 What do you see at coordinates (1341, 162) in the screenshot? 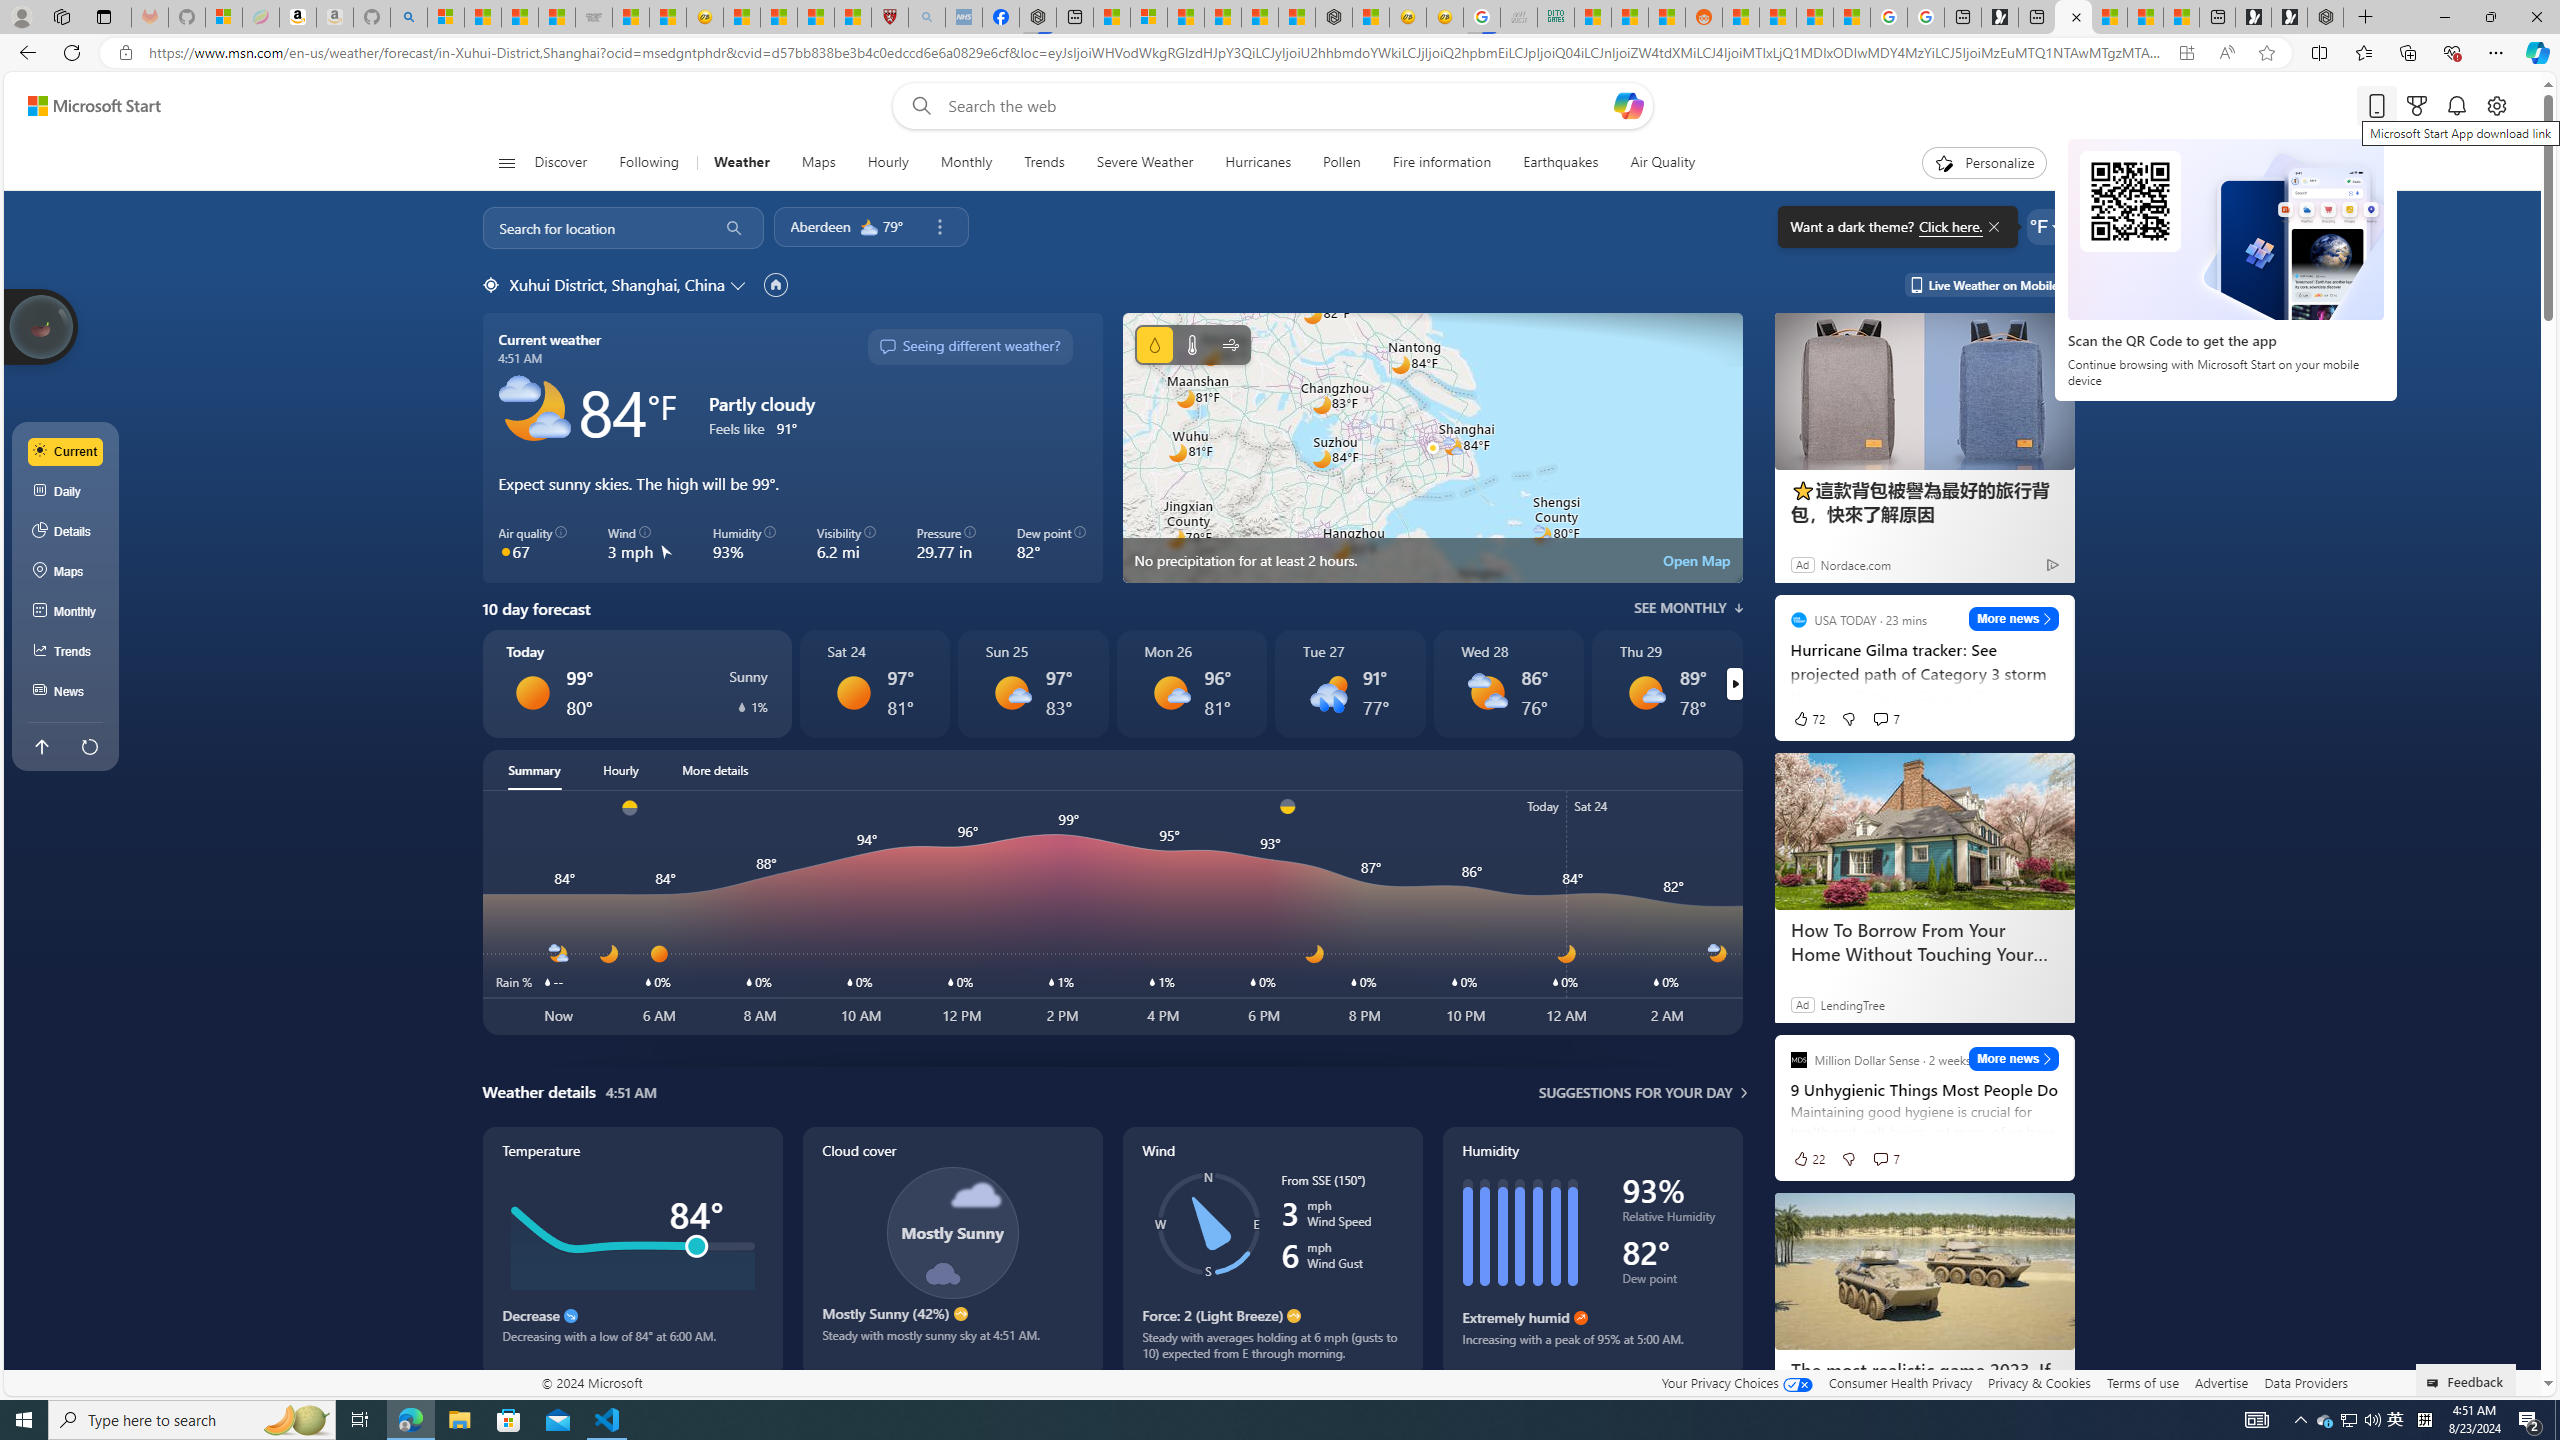
I see `'Pollen'` at bounding box center [1341, 162].